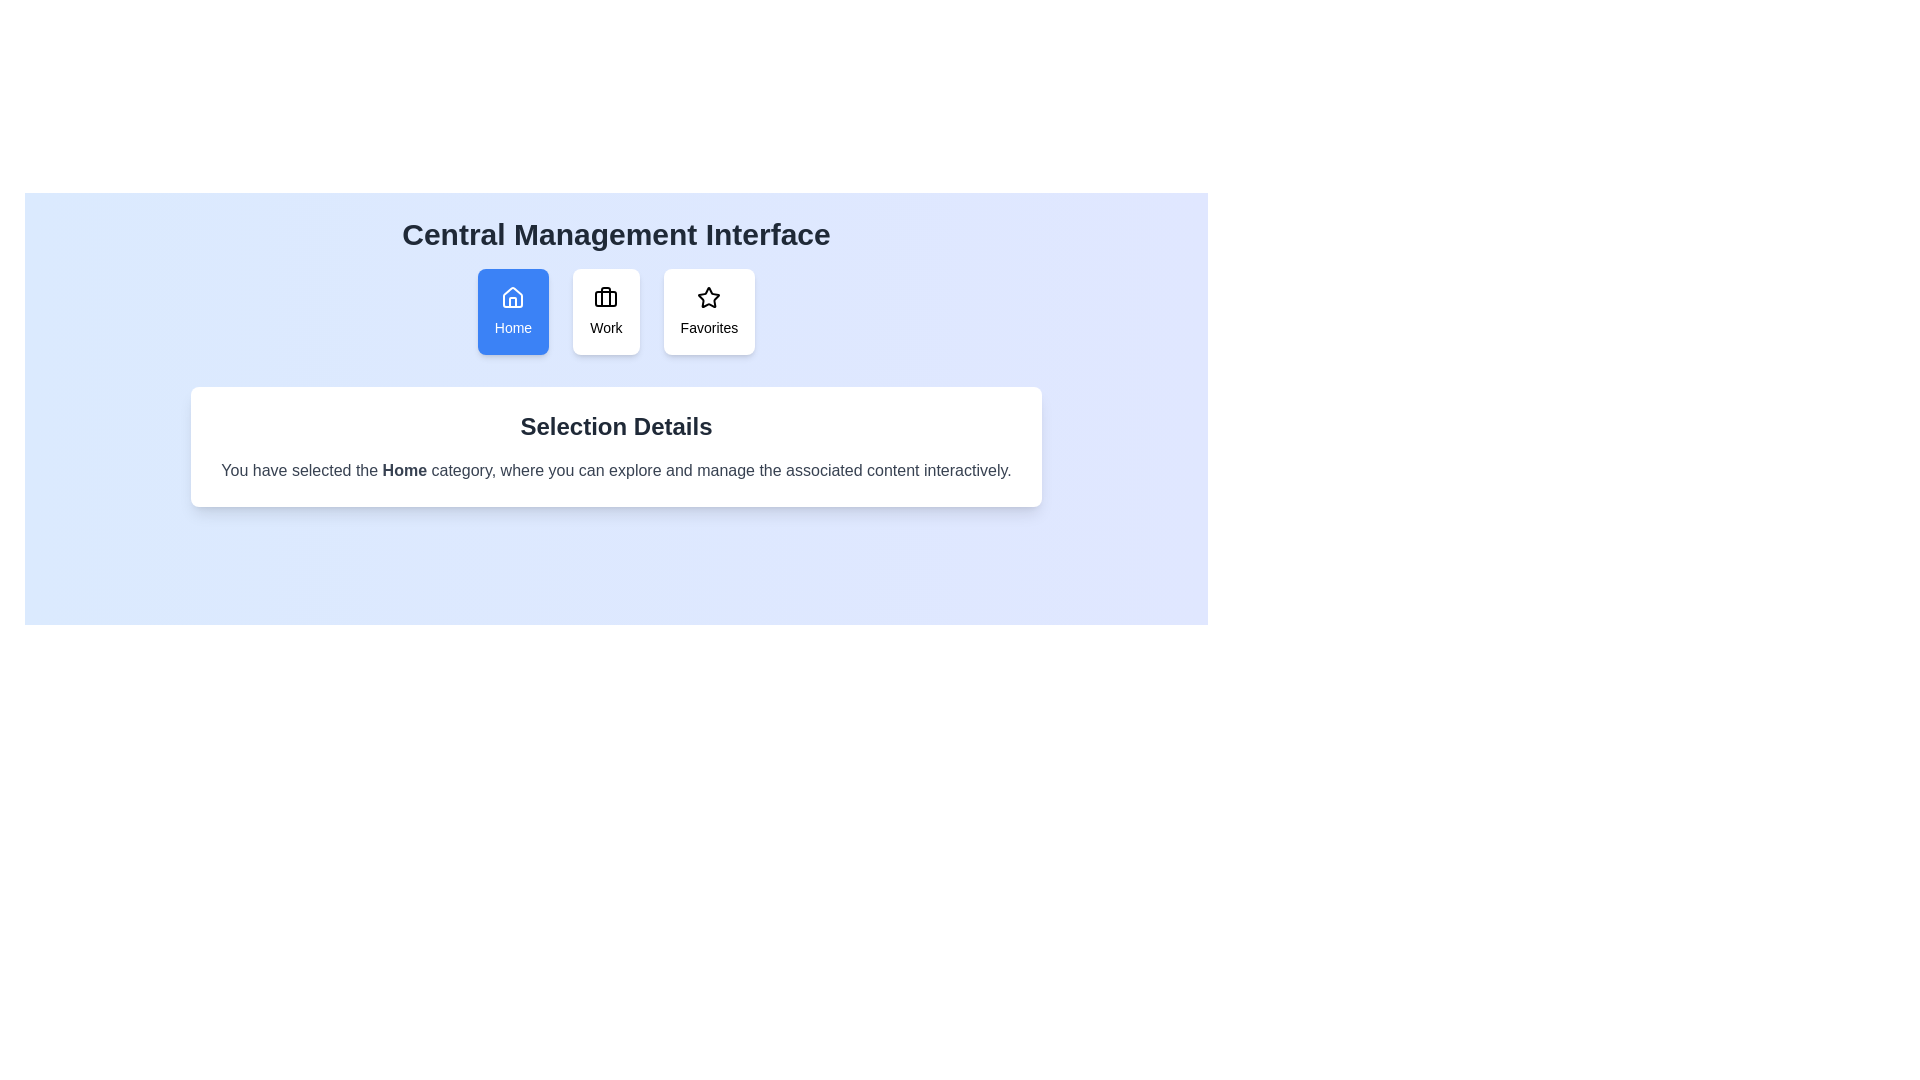  Describe the element at coordinates (513, 302) in the screenshot. I see `the decorative icon segment of the house icon, which is part of the 'Home' button, located in the central vertical section of the icon` at that location.